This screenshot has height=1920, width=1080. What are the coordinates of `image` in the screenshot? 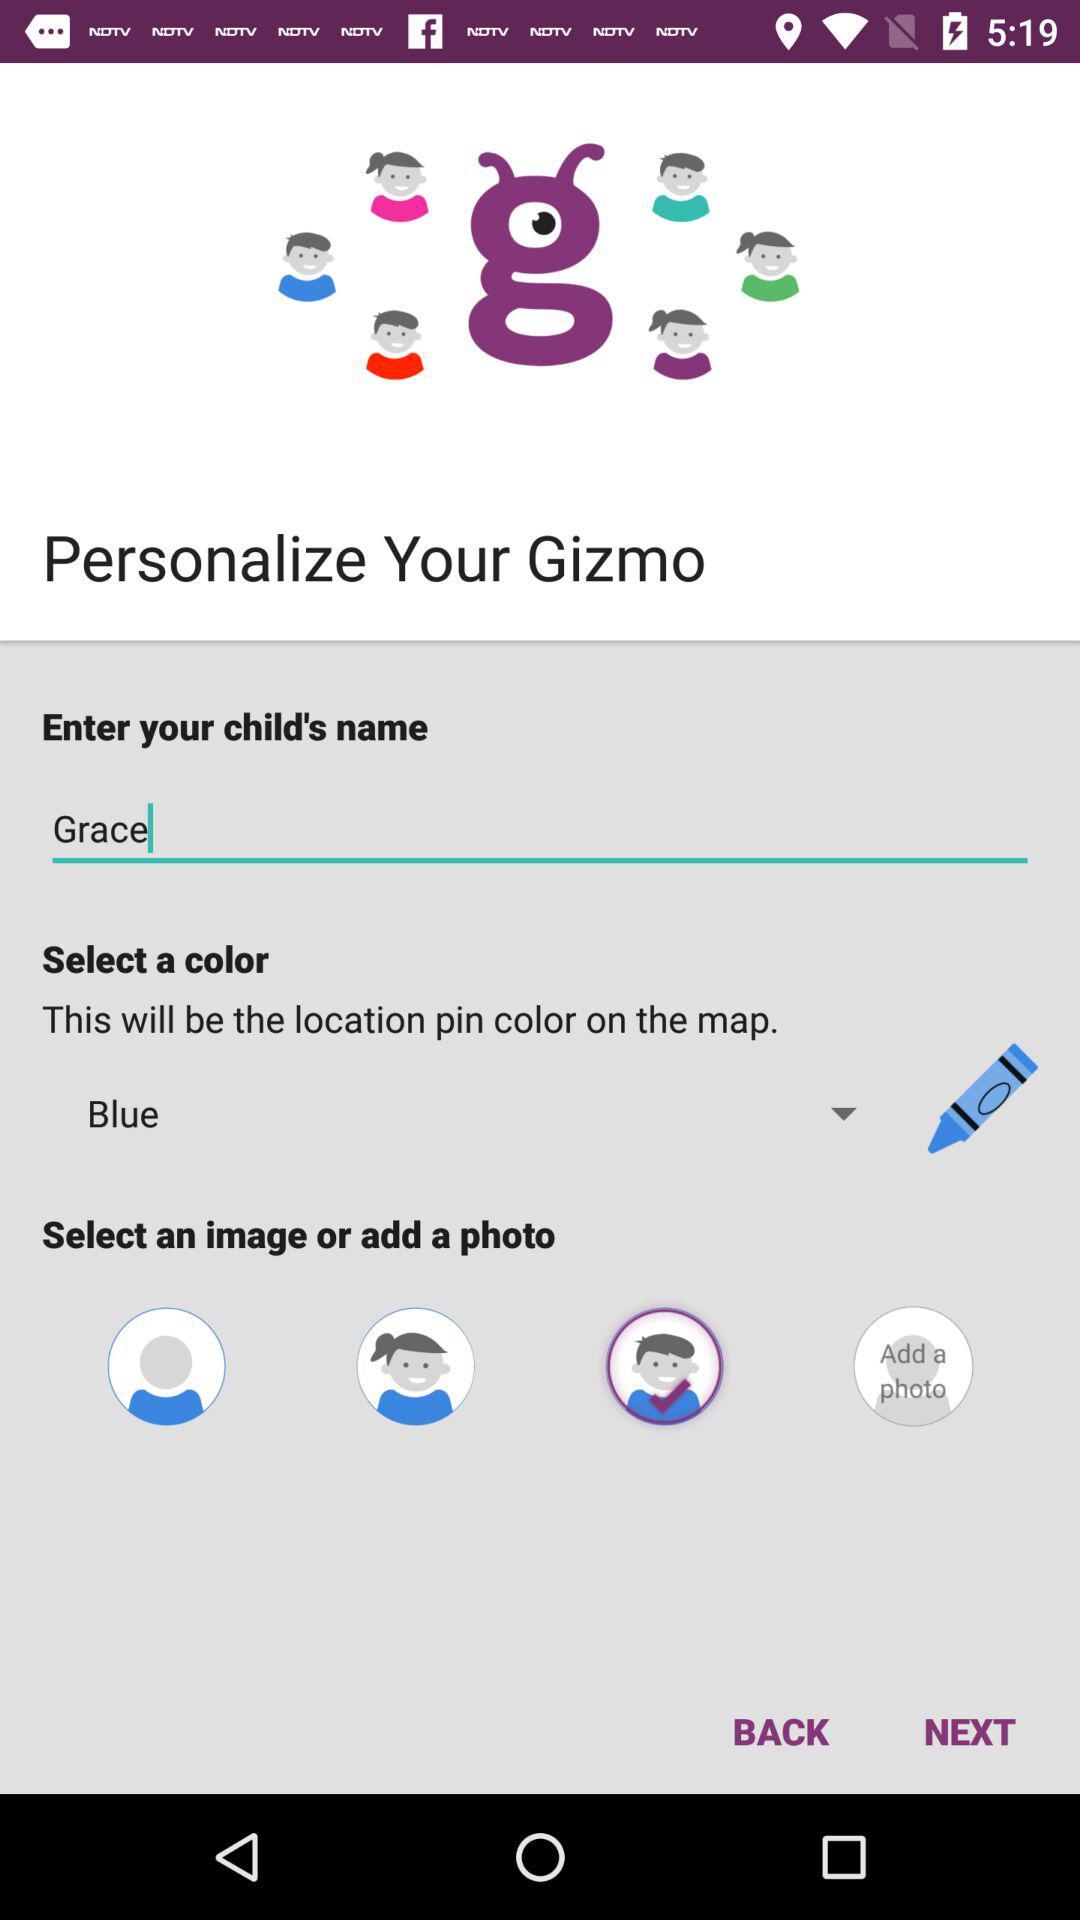 It's located at (664, 1365).